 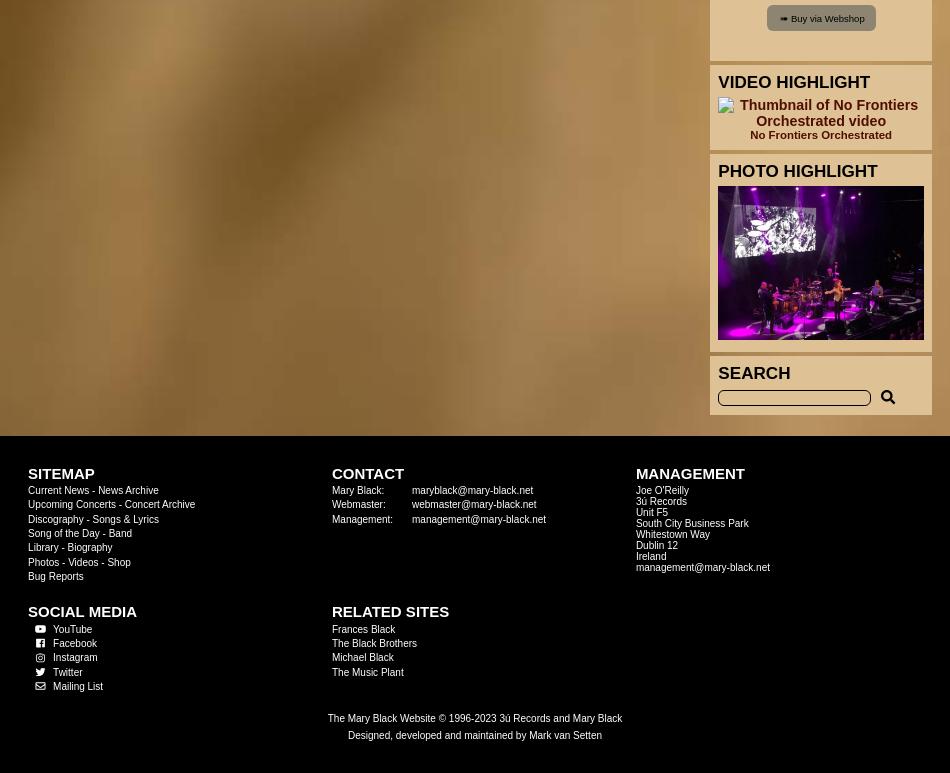 What do you see at coordinates (119, 532) in the screenshot?
I see `'Band'` at bounding box center [119, 532].